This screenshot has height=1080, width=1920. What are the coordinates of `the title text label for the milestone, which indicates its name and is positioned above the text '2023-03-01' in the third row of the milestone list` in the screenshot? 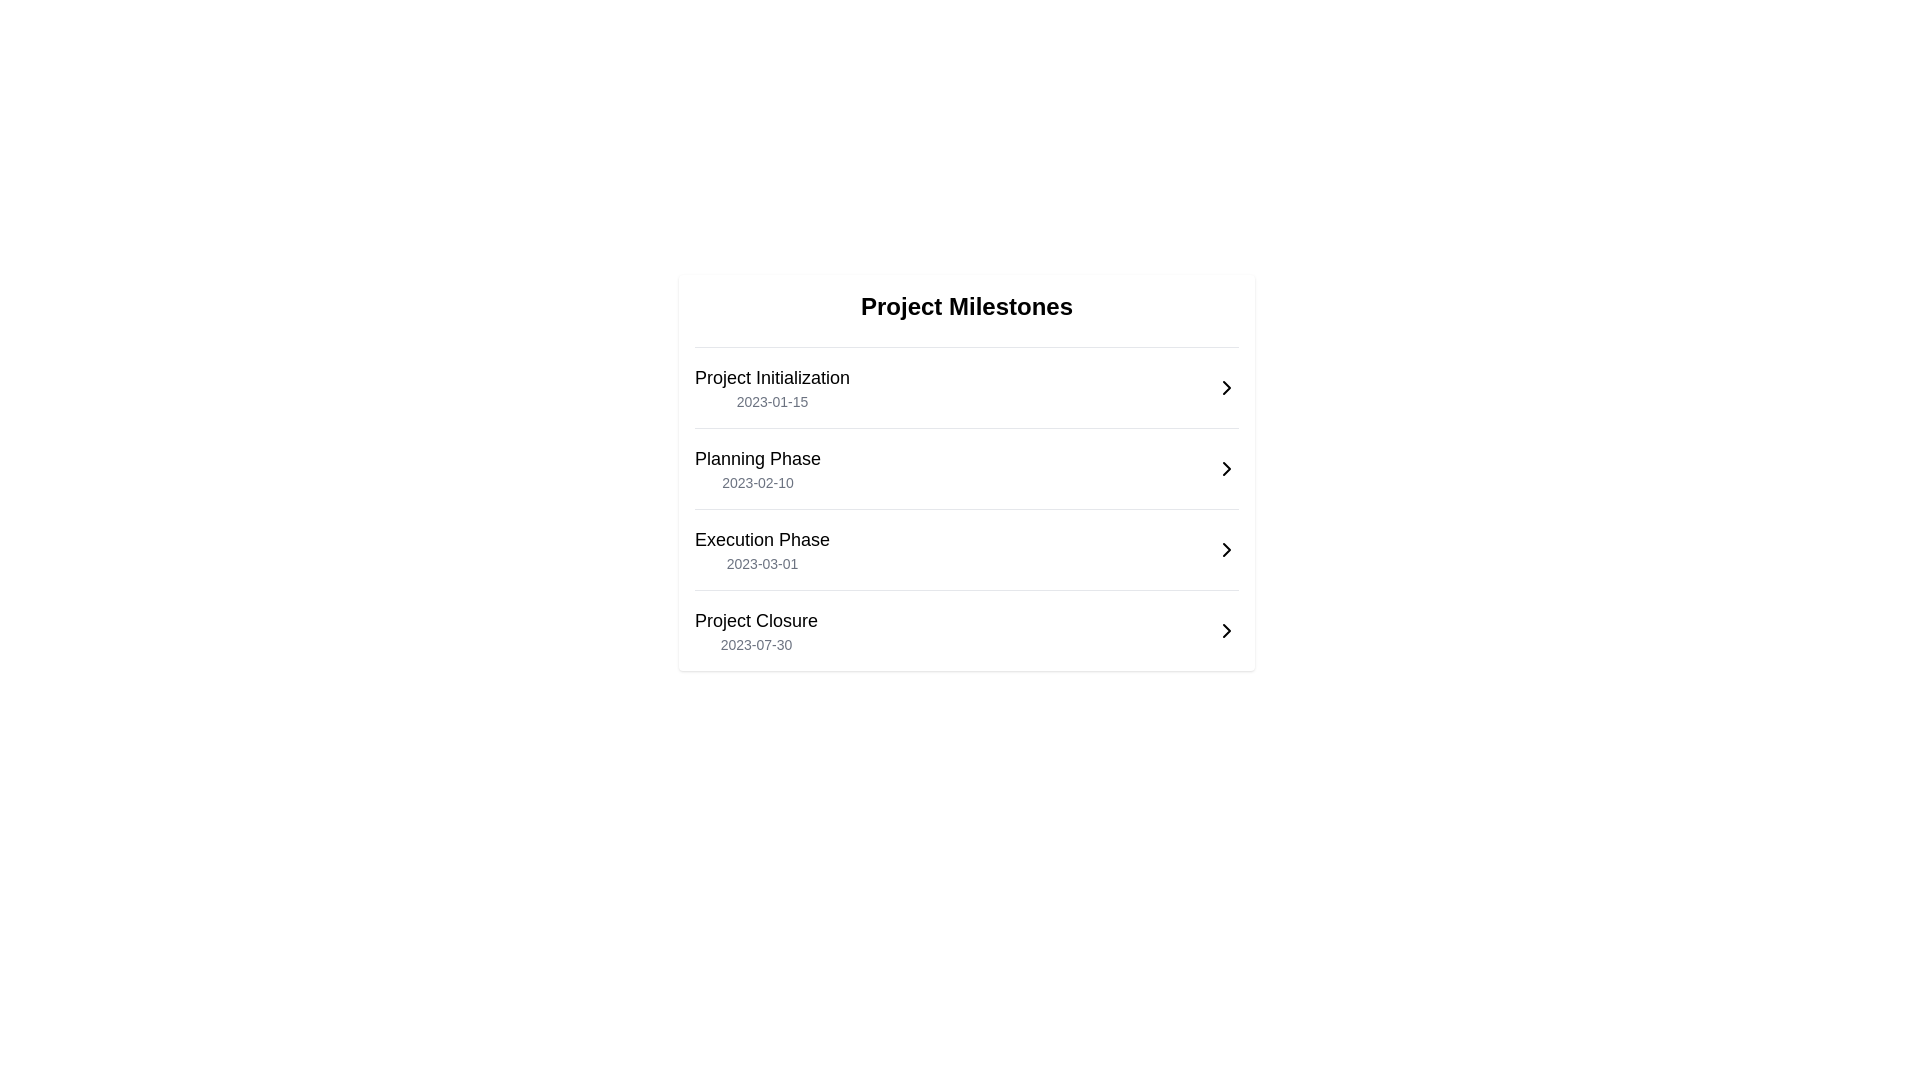 It's located at (761, 540).